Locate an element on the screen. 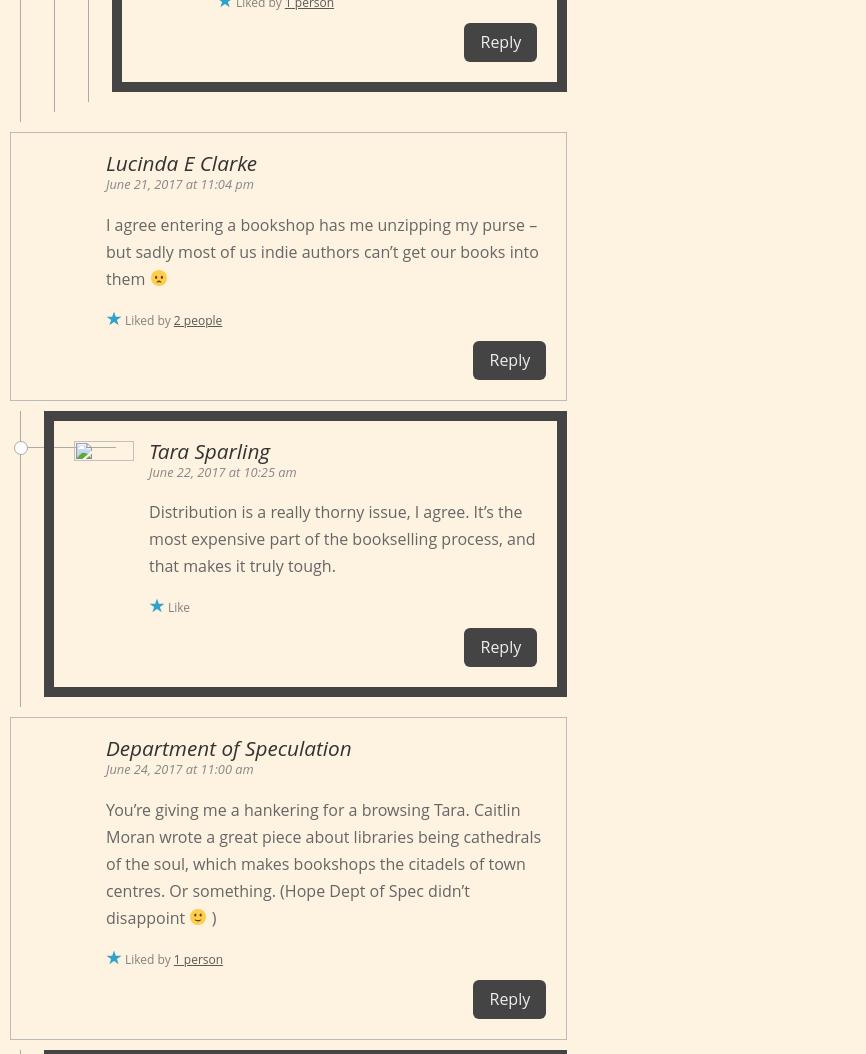  ')' is located at coordinates (211, 915).